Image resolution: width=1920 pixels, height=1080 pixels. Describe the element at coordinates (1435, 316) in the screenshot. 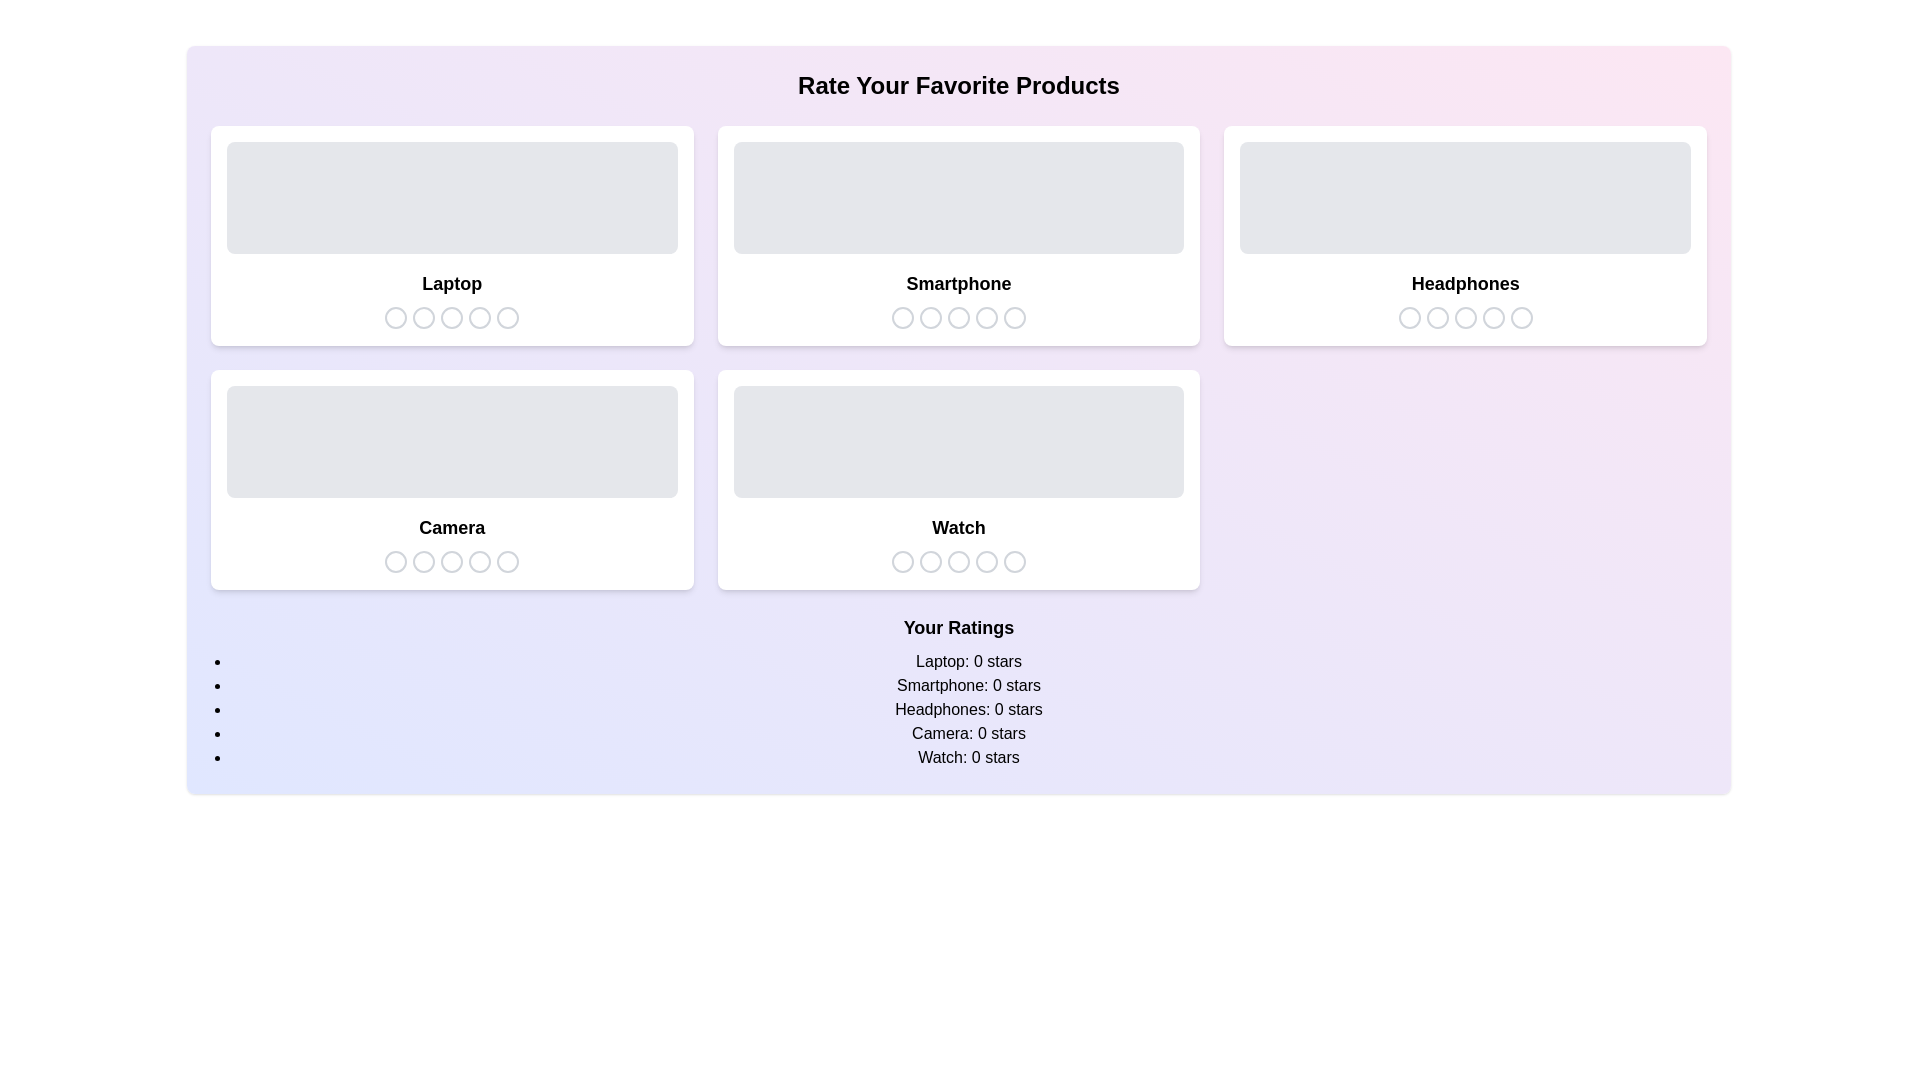

I see `the star icon corresponding to 2 stars for the product Headphones` at that location.